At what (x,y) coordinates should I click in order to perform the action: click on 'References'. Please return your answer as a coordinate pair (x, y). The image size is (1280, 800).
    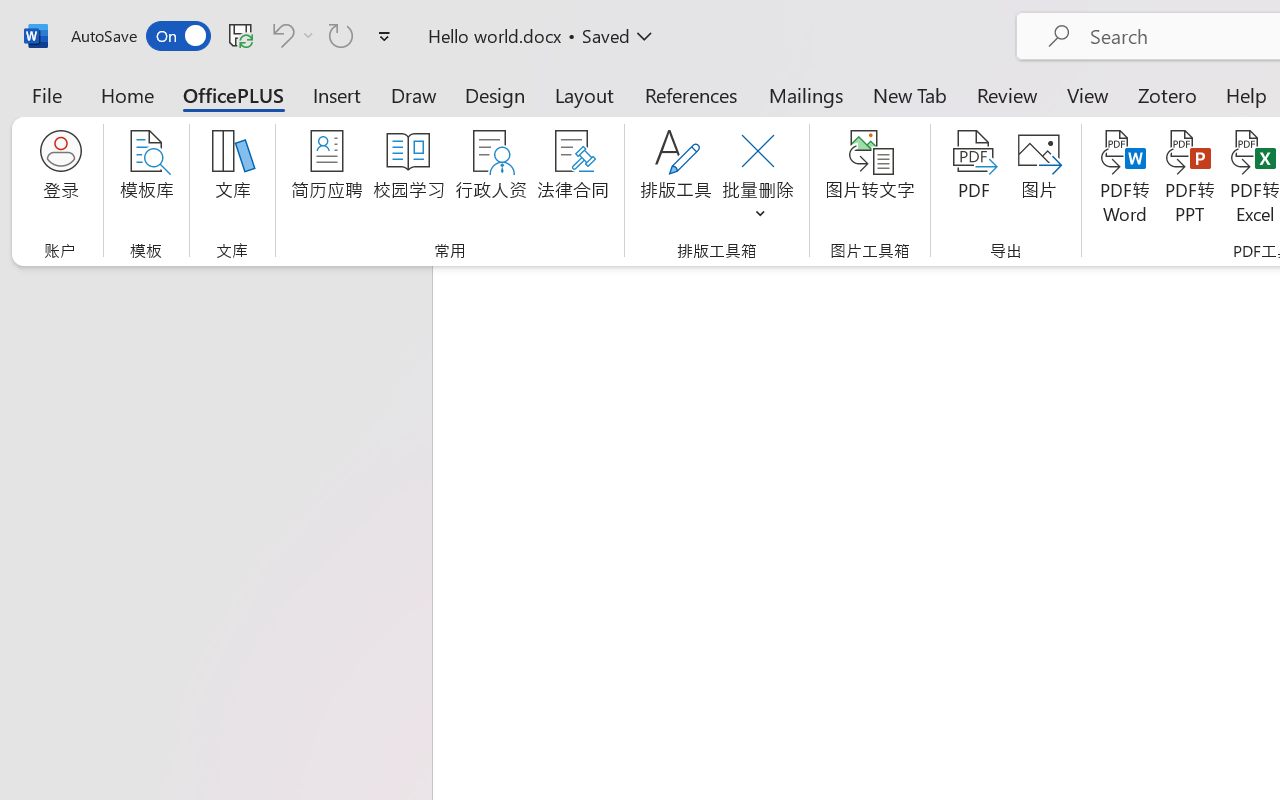
    Looking at the image, I should click on (691, 94).